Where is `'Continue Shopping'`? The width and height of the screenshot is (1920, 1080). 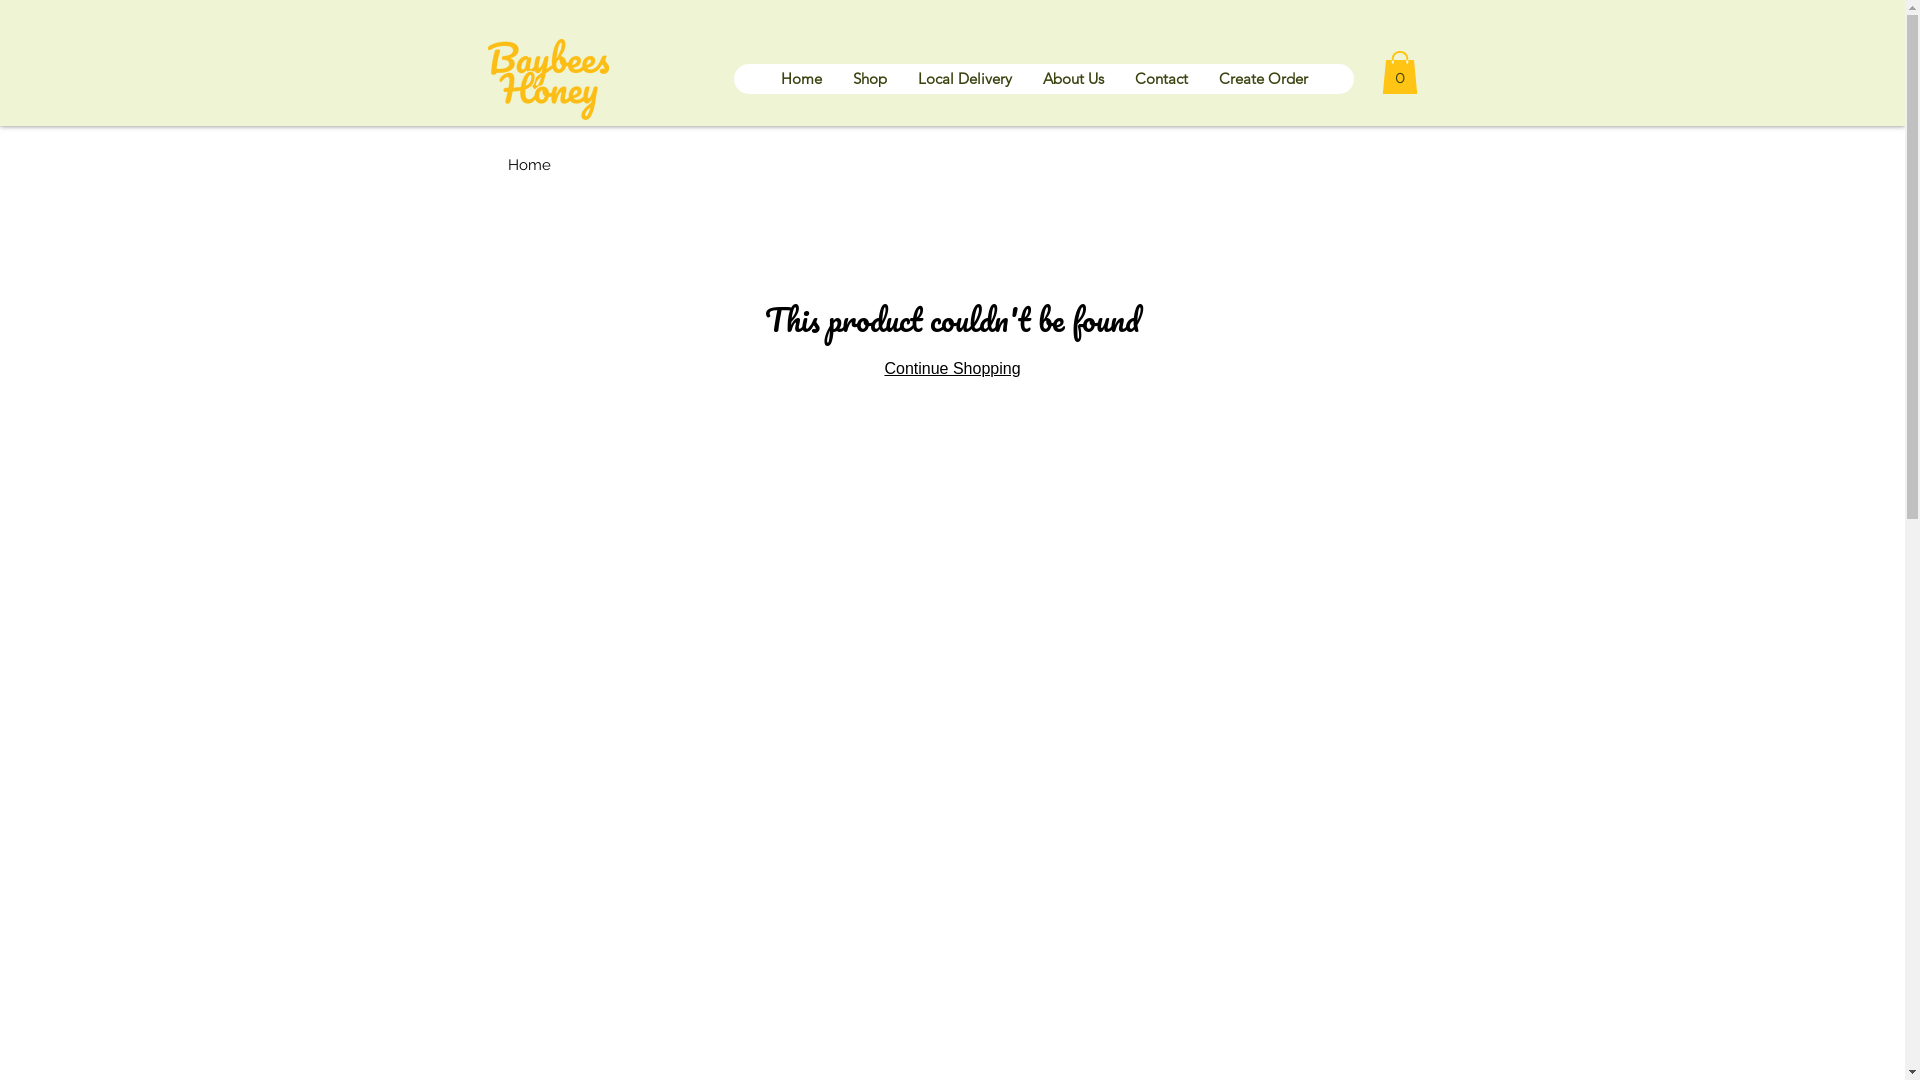 'Continue Shopping' is located at coordinates (950, 368).